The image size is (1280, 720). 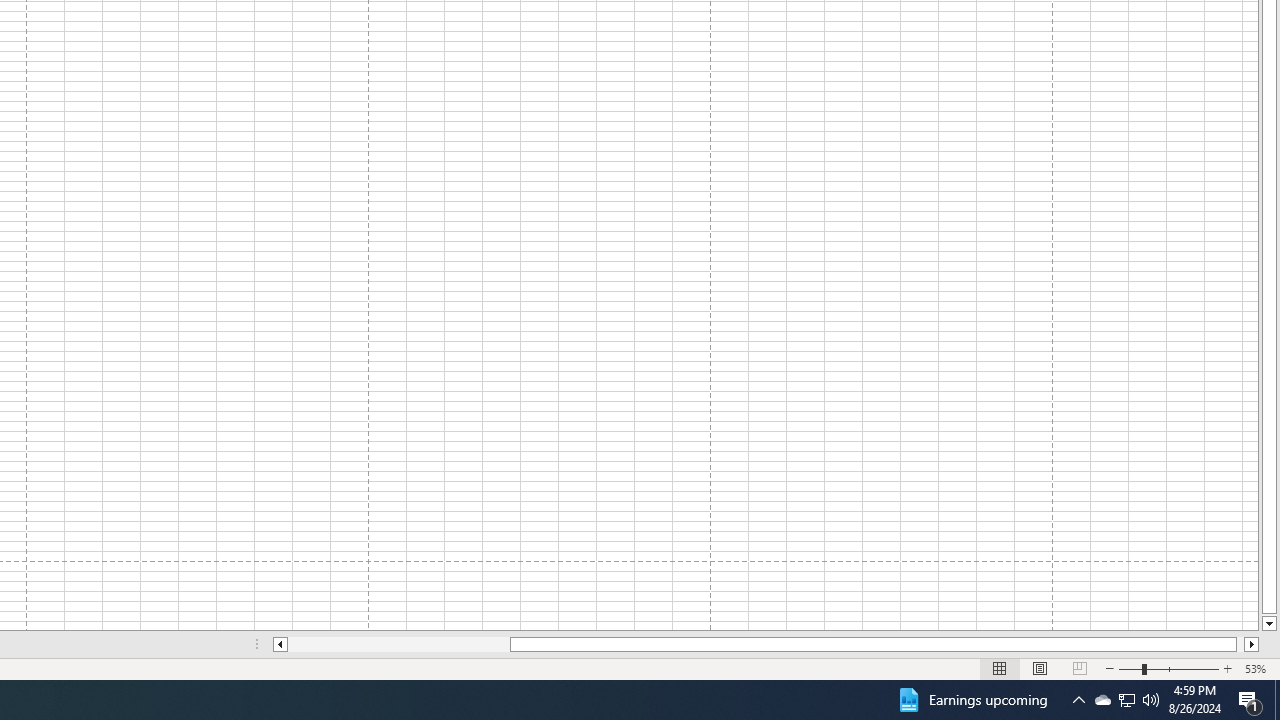 What do you see at coordinates (1239, 644) in the screenshot?
I see `'Page right'` at bounding box center [1239, 644].